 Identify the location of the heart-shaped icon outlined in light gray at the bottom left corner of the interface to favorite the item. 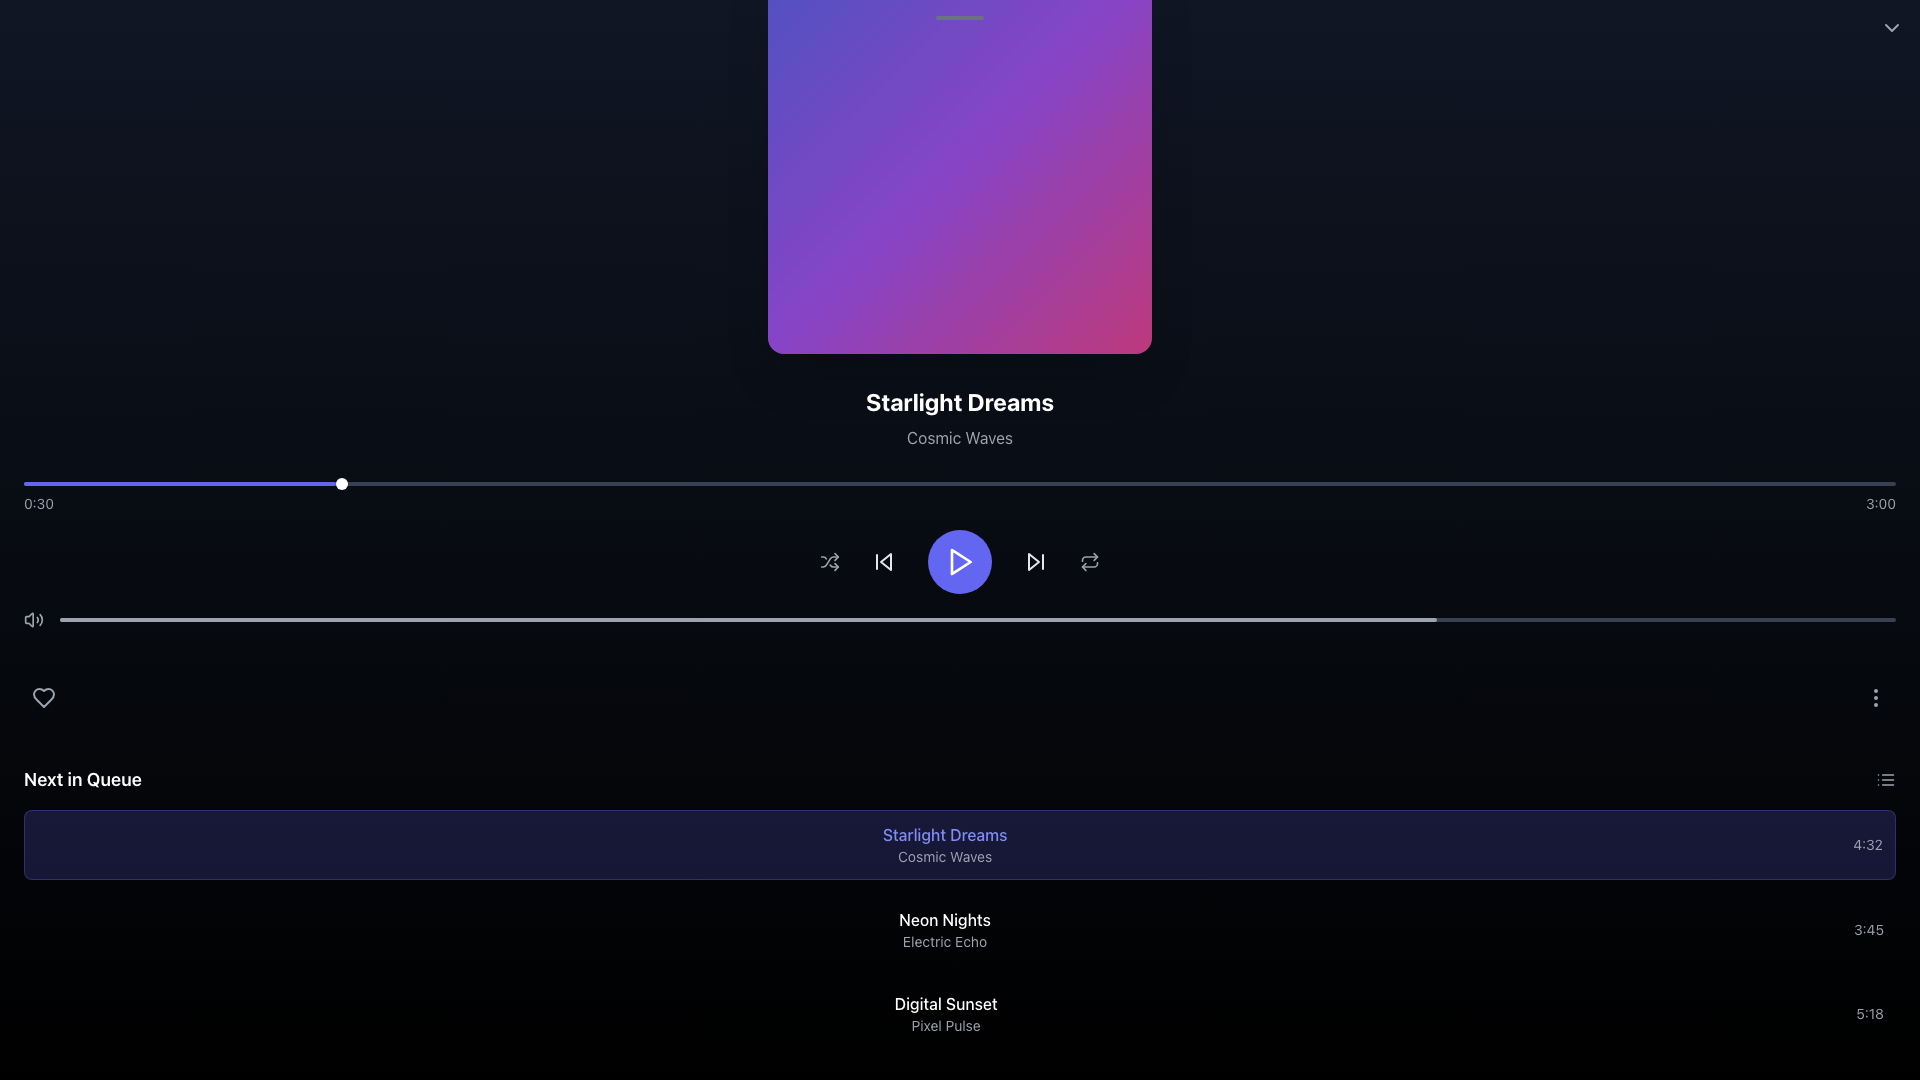
(43, 697).